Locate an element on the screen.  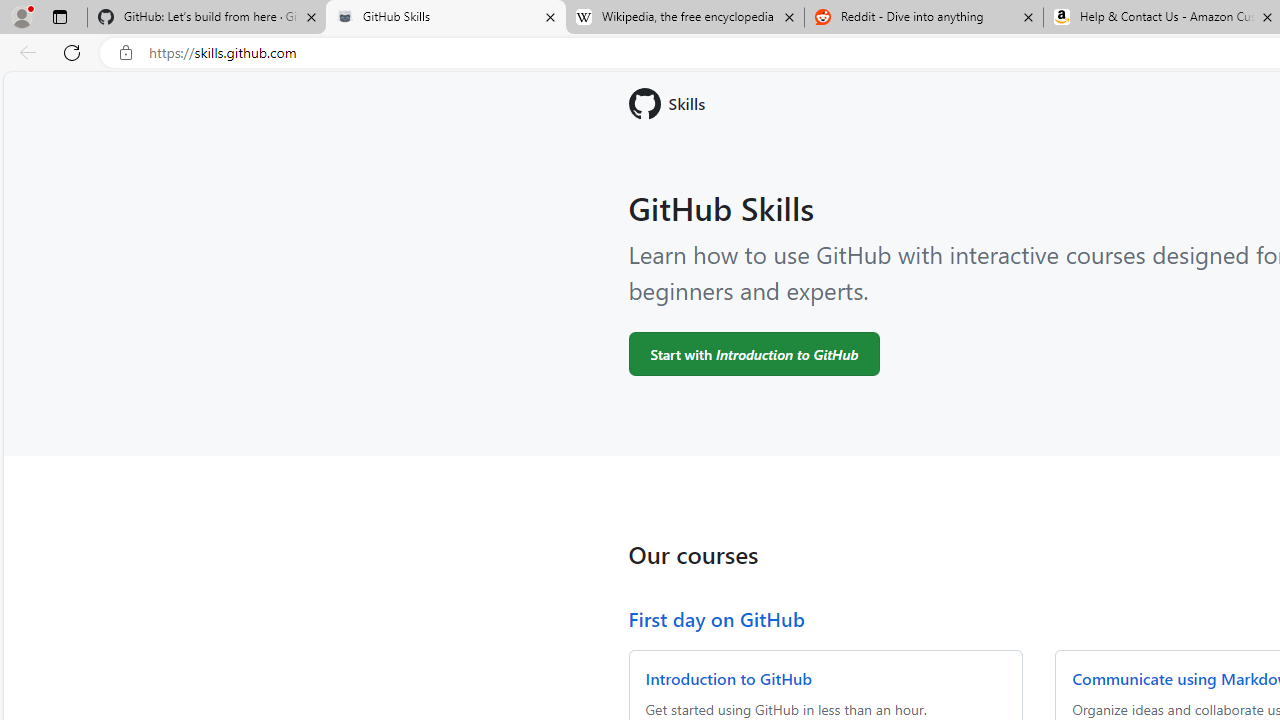
'Introduction to GitHub' is located at coordinates (727, 677).